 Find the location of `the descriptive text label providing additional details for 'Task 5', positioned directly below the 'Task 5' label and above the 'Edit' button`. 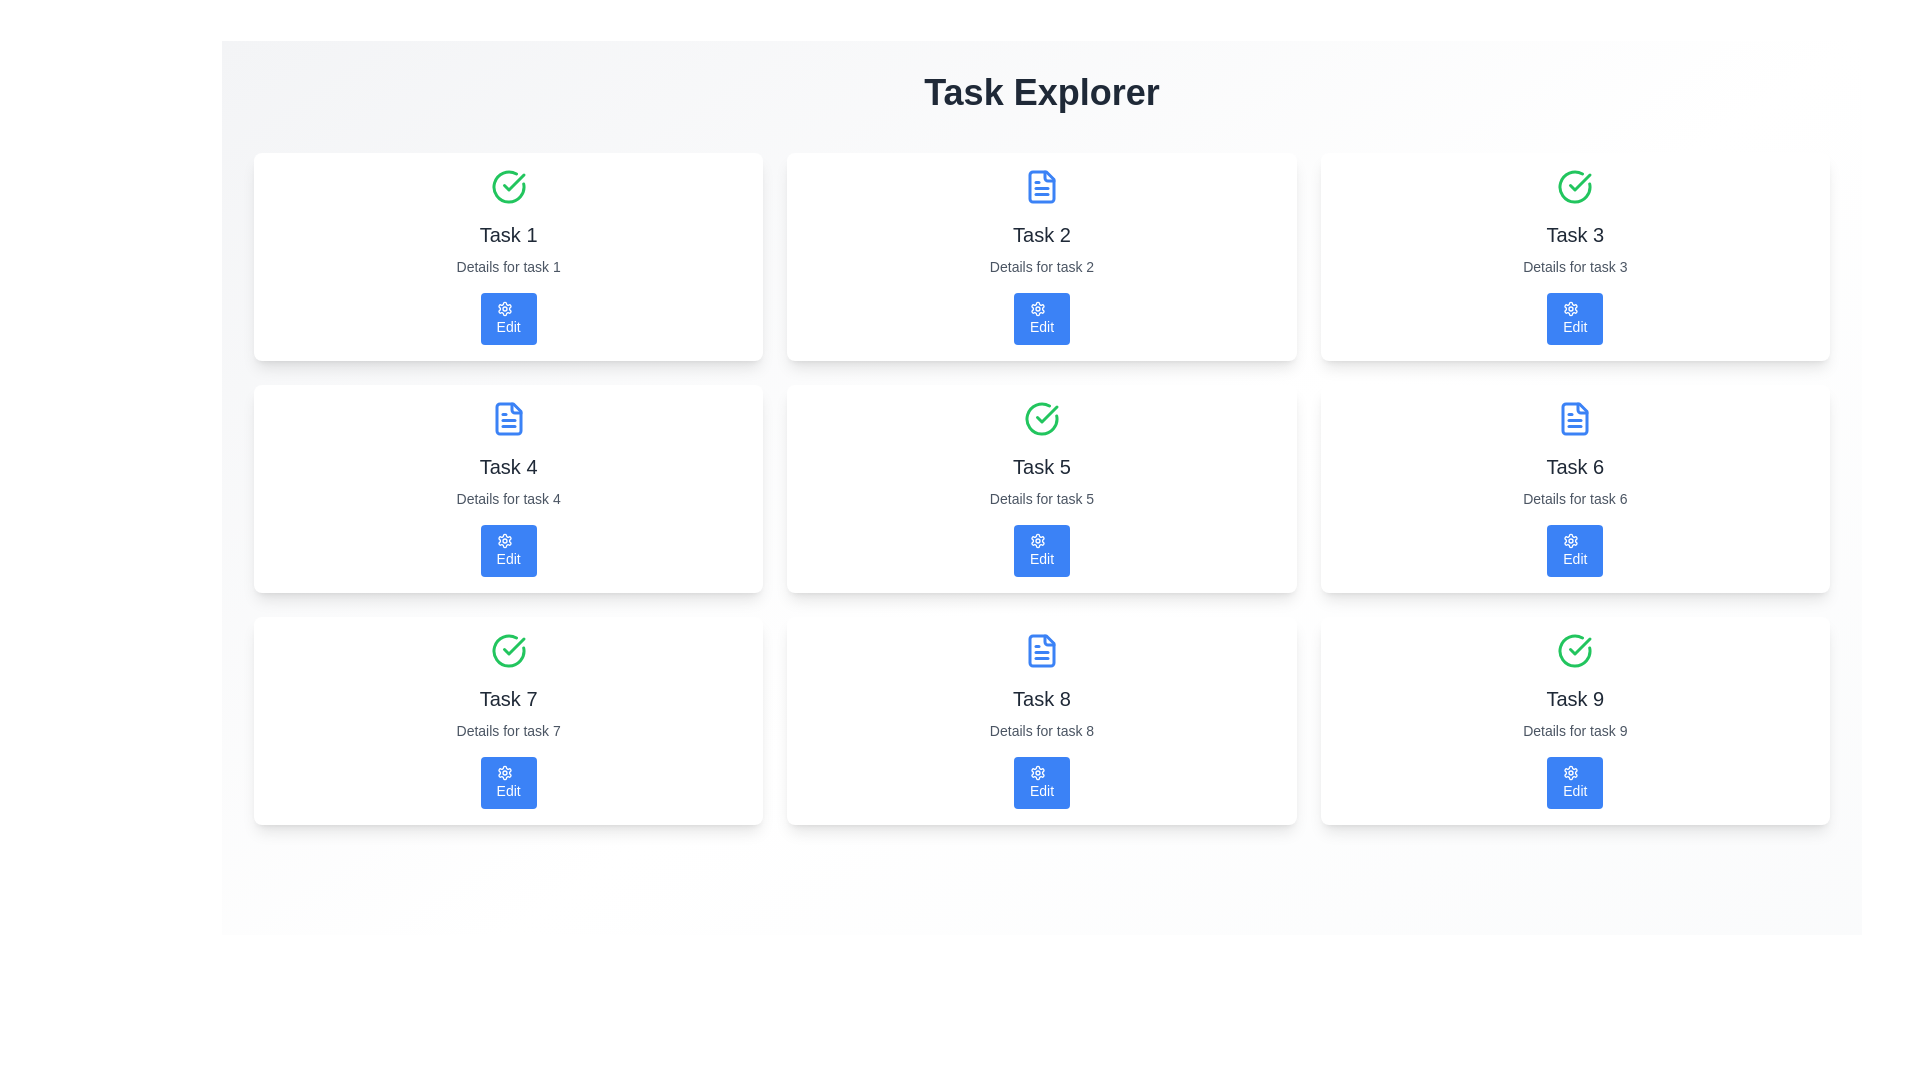

the descriptive text label providing additional details for 'Task 5', positioned directly below the 'Task 5' label and above the 'Edit' button is located at coordinates (1040, 497).